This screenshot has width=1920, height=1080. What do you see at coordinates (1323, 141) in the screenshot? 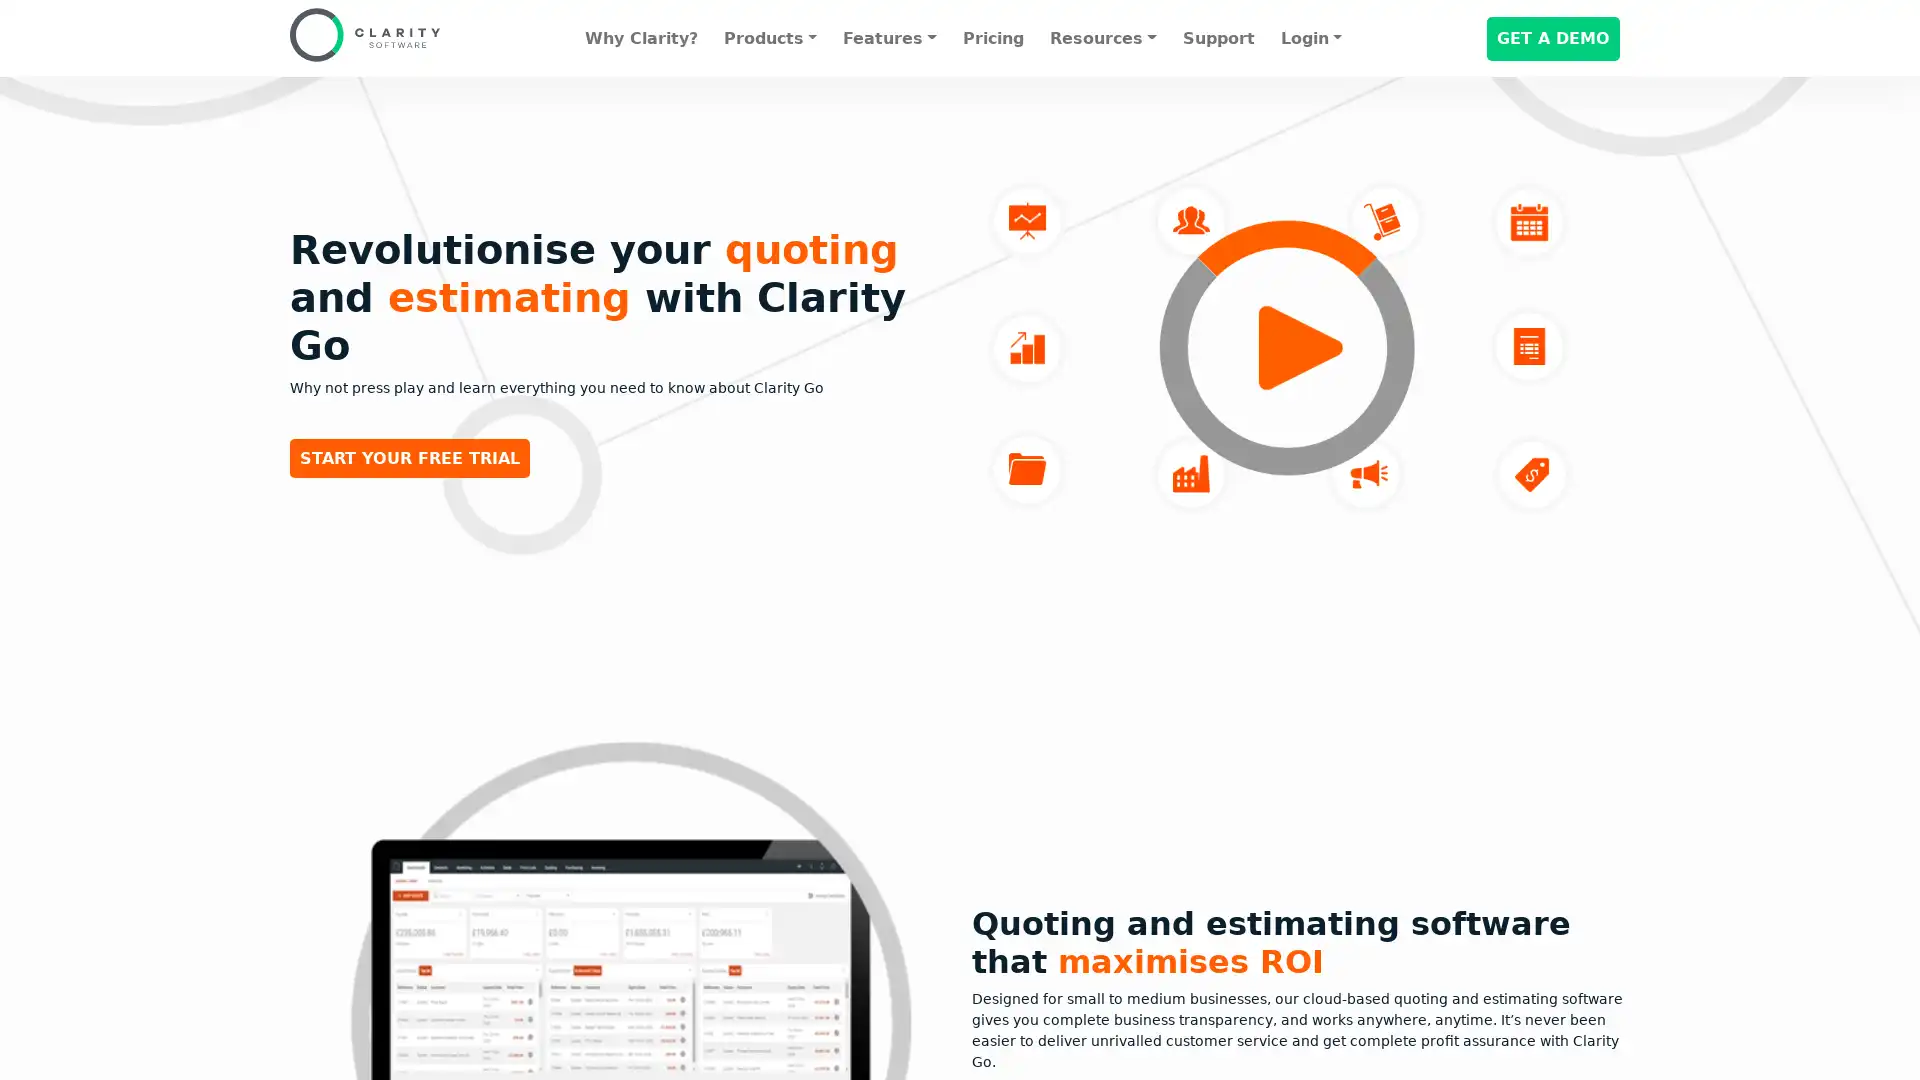
I see `Decline` at bounding box center [1323, 141].